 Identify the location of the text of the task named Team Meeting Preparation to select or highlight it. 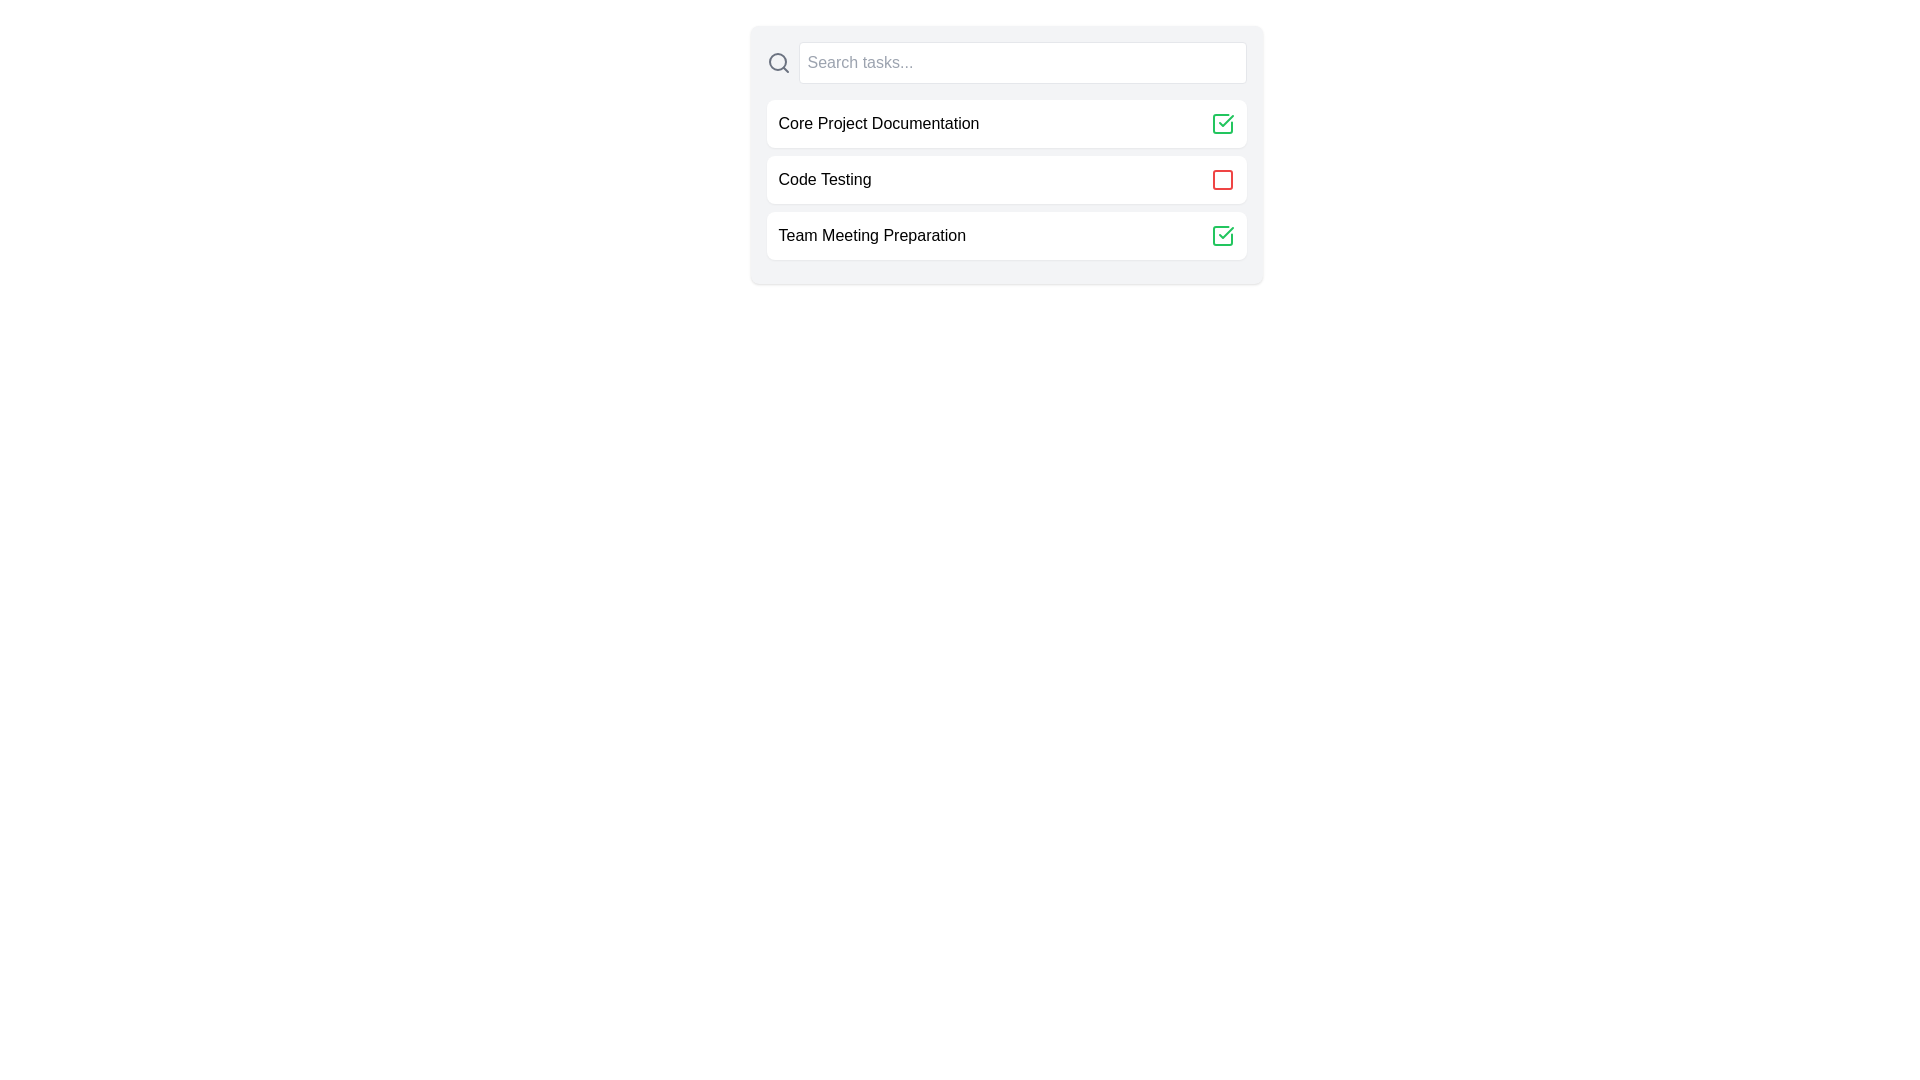
(872, 234).